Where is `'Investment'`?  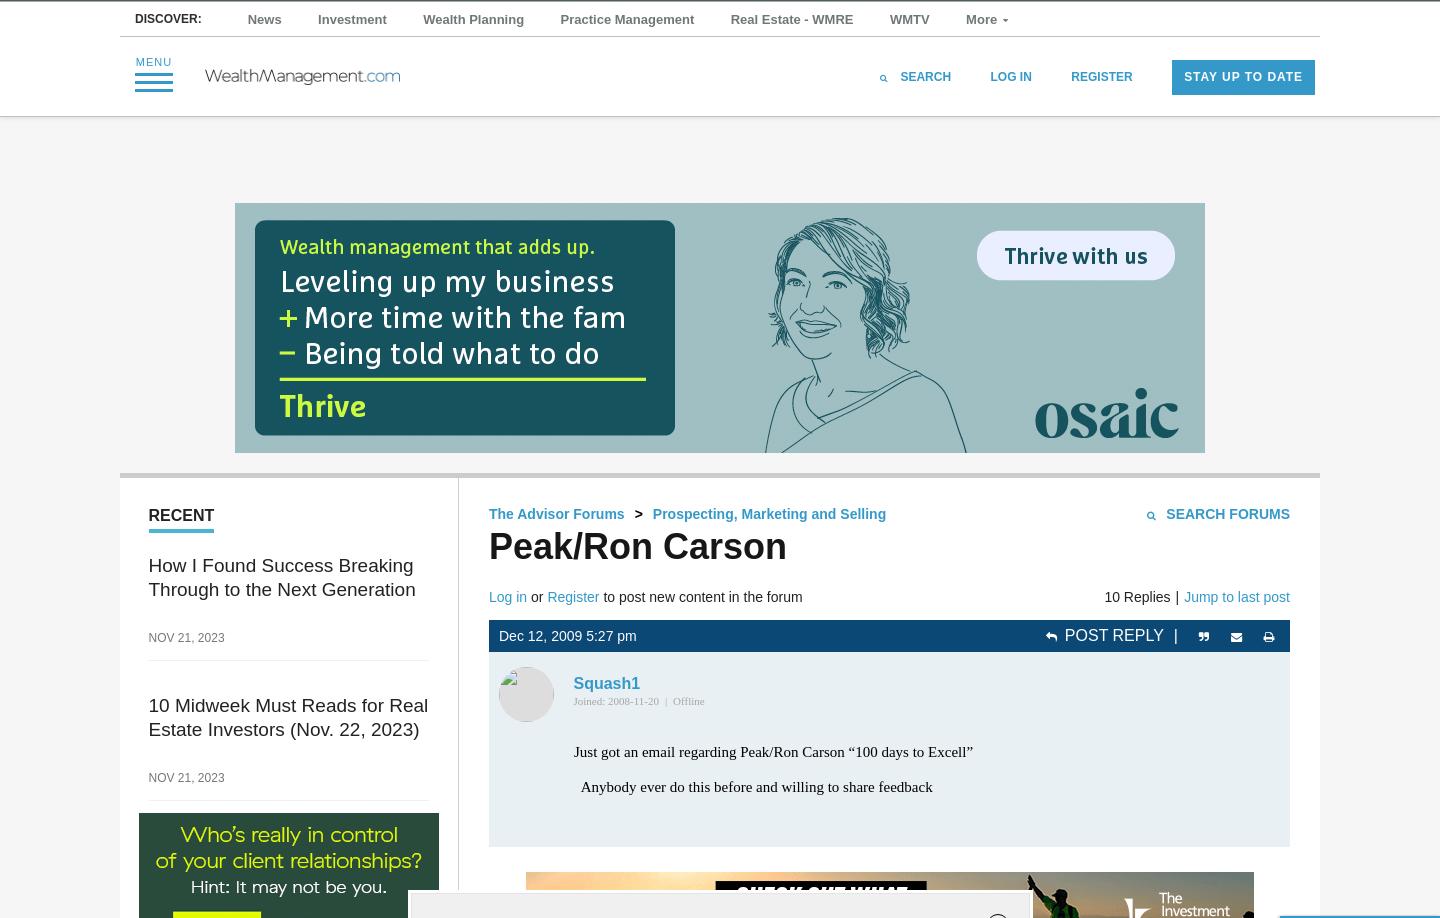 'Investment' is located at coordinates (351, 53).